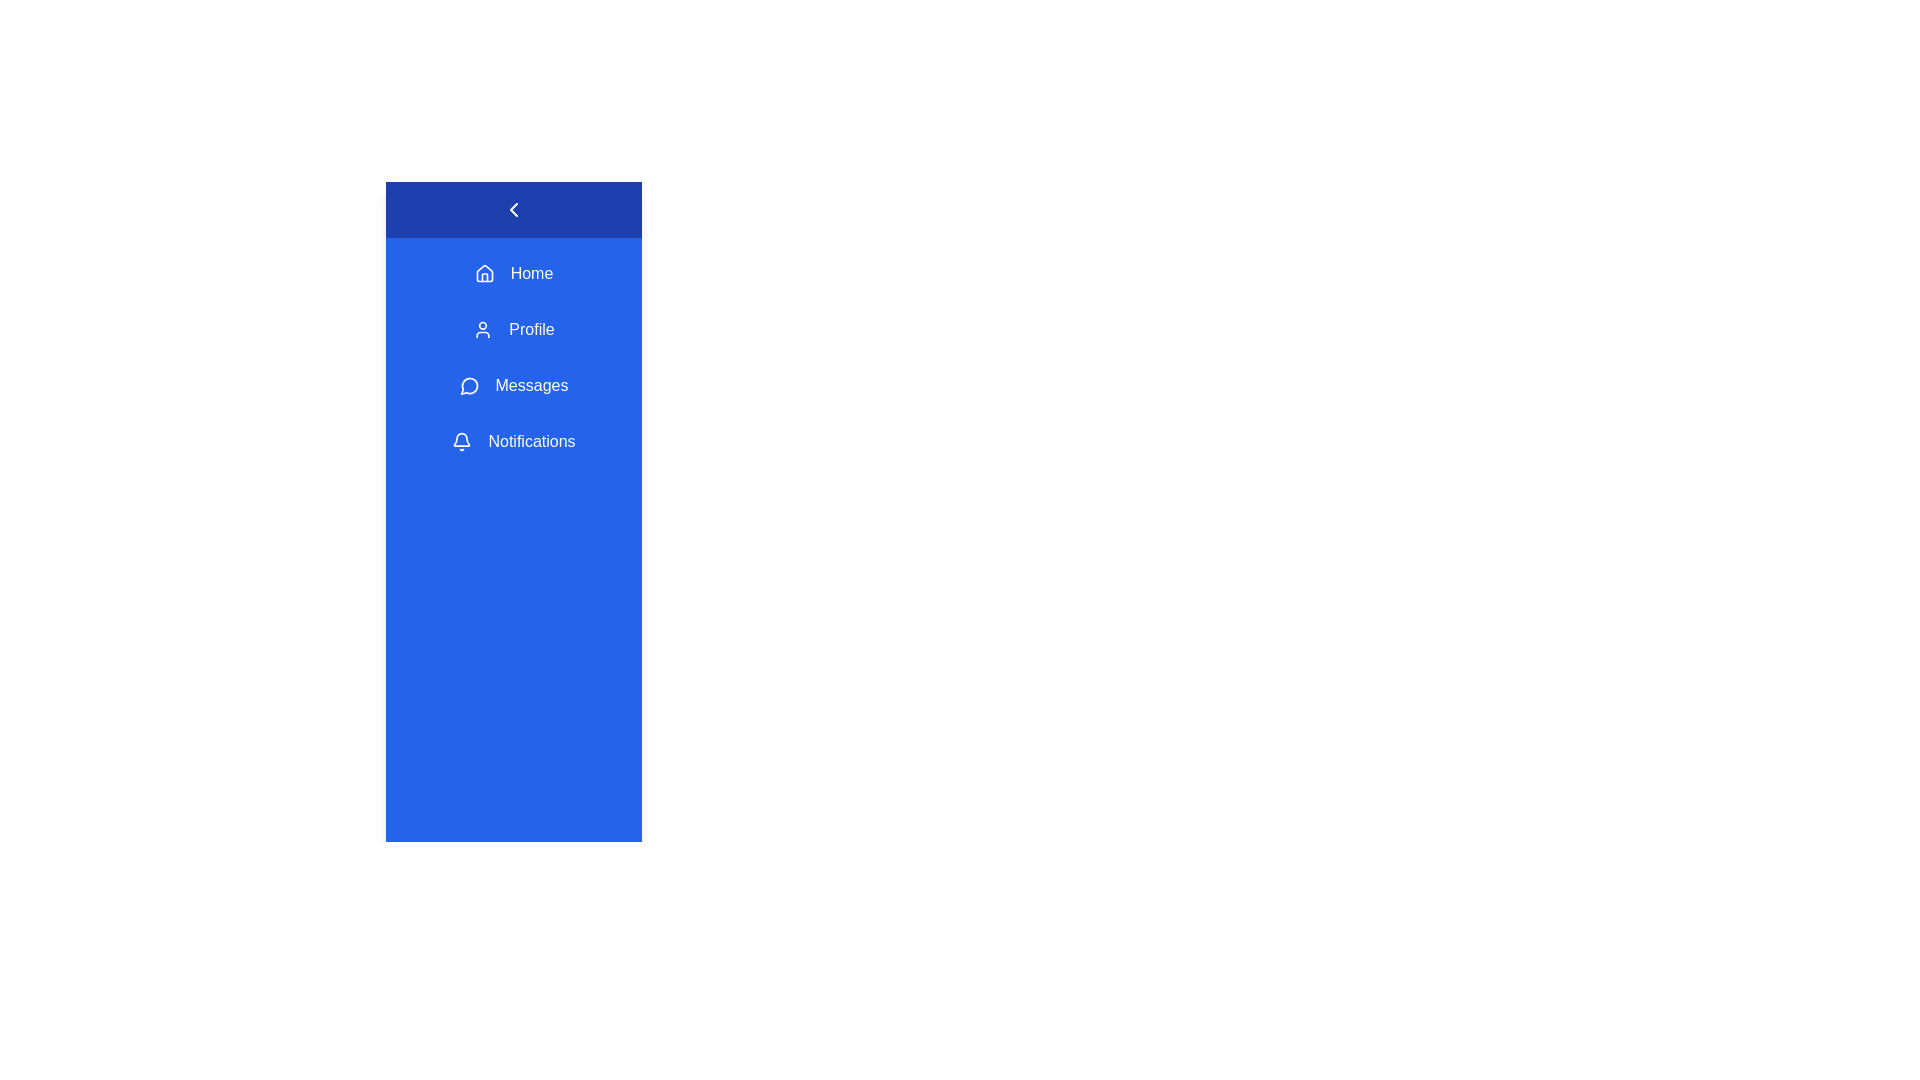 The image size is (1920, 1080). I want to click on the Messages icon in the sidebar menu, so click(468, 385).